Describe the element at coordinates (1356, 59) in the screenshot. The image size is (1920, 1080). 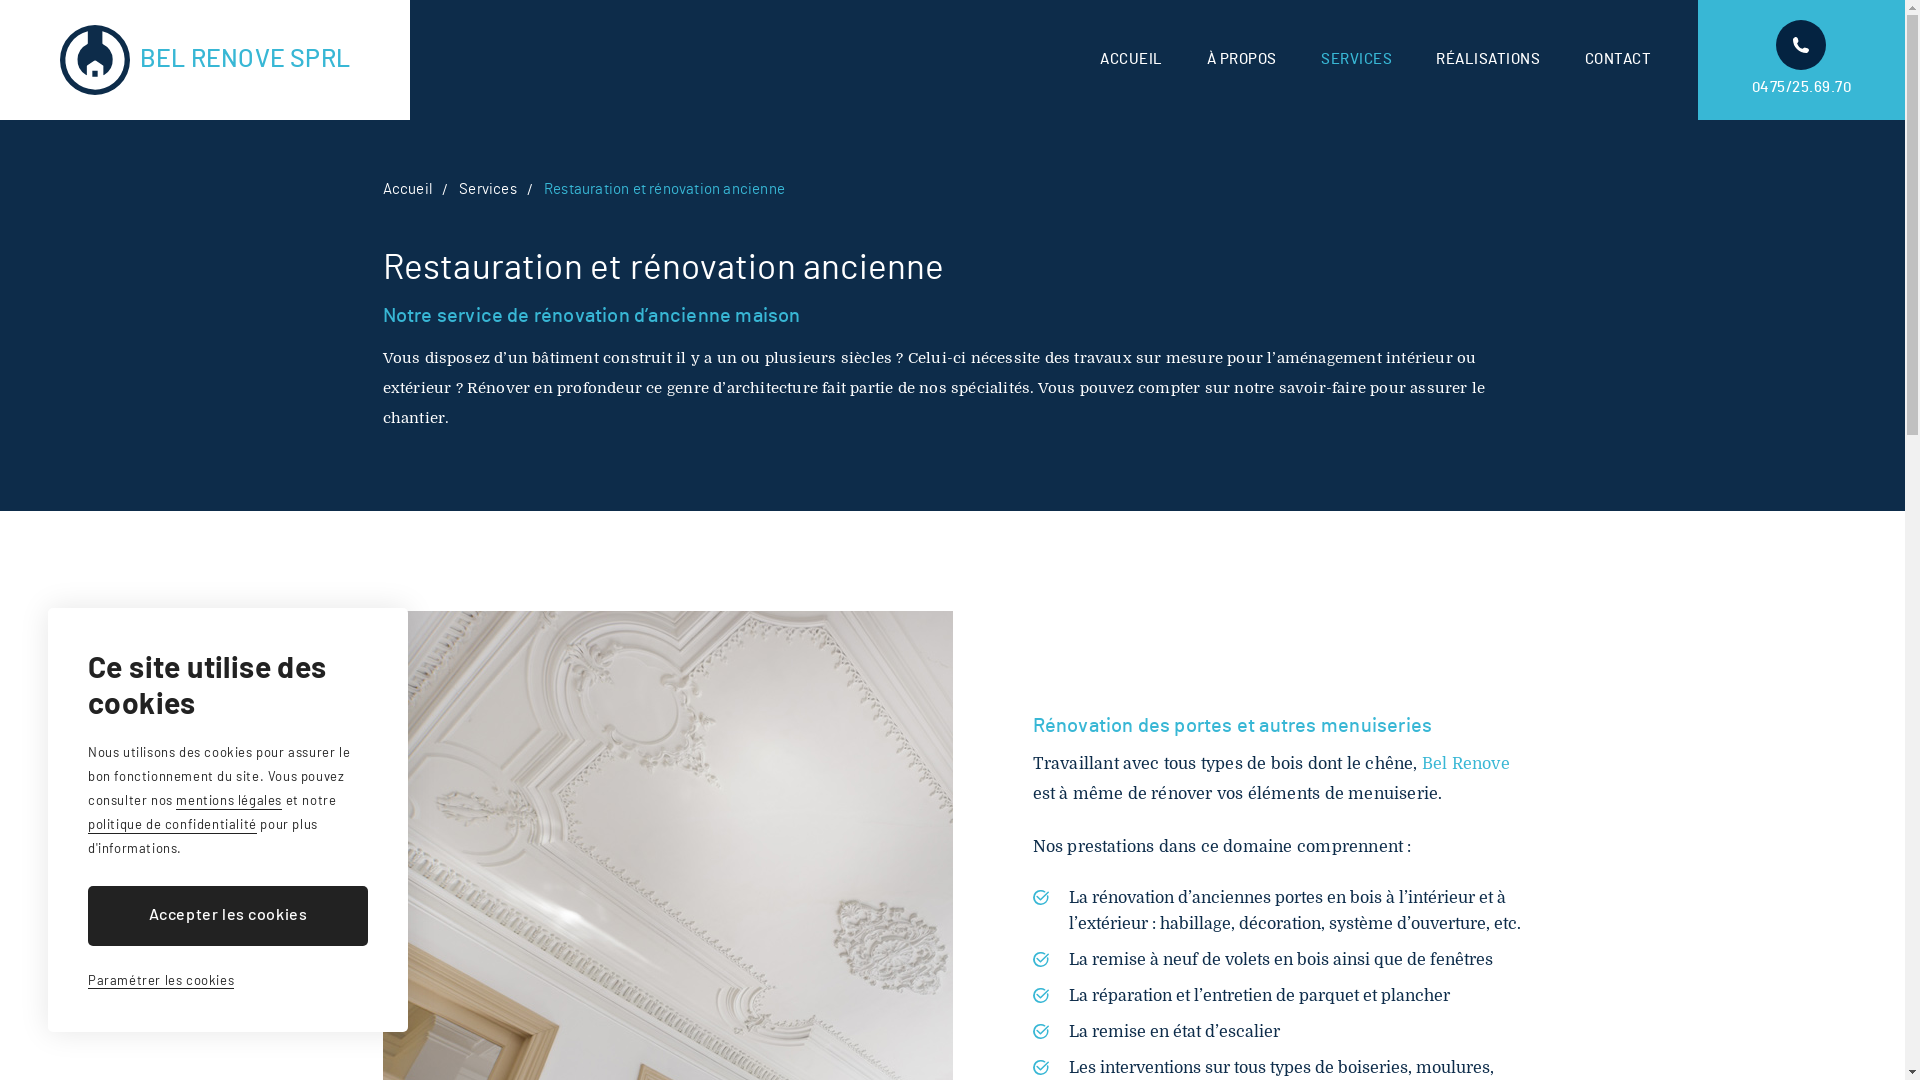
I see `'SERVICES'` at that location.